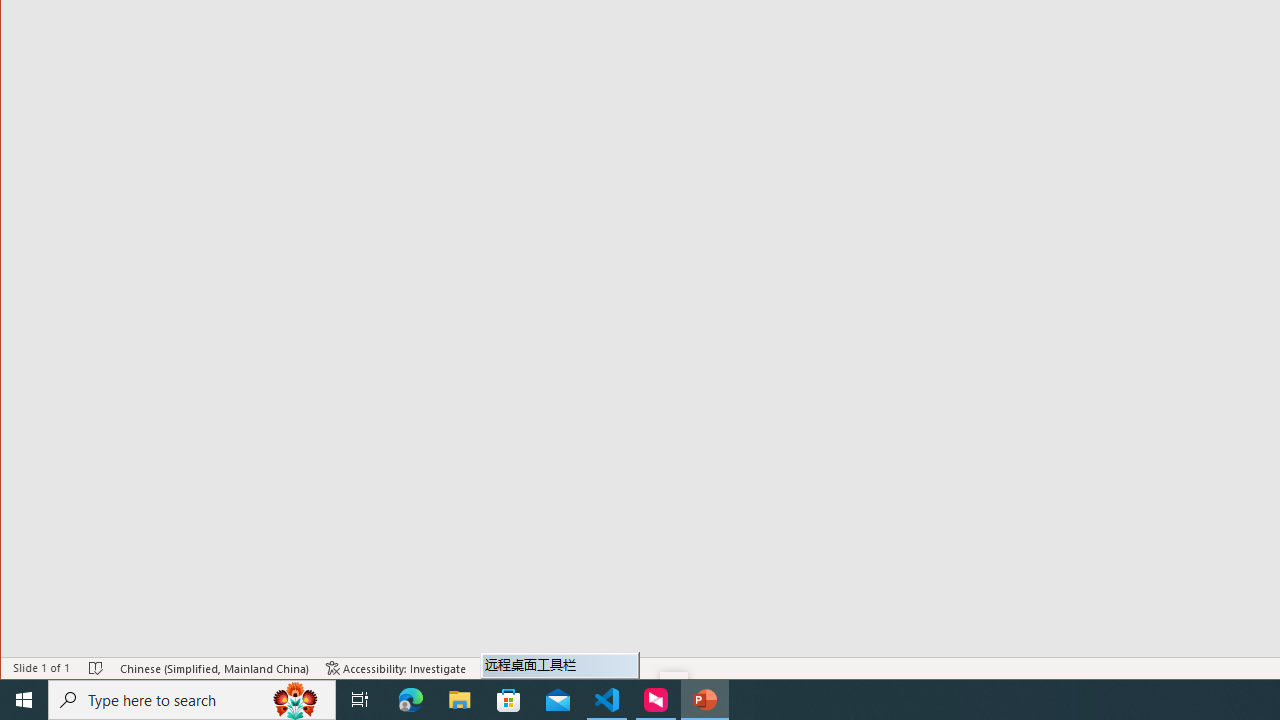 This screenshot has height=720, width=1280. Describe the element at coordinates (192, 698) in the screenshot. I see `'Type here to search'` at that location.